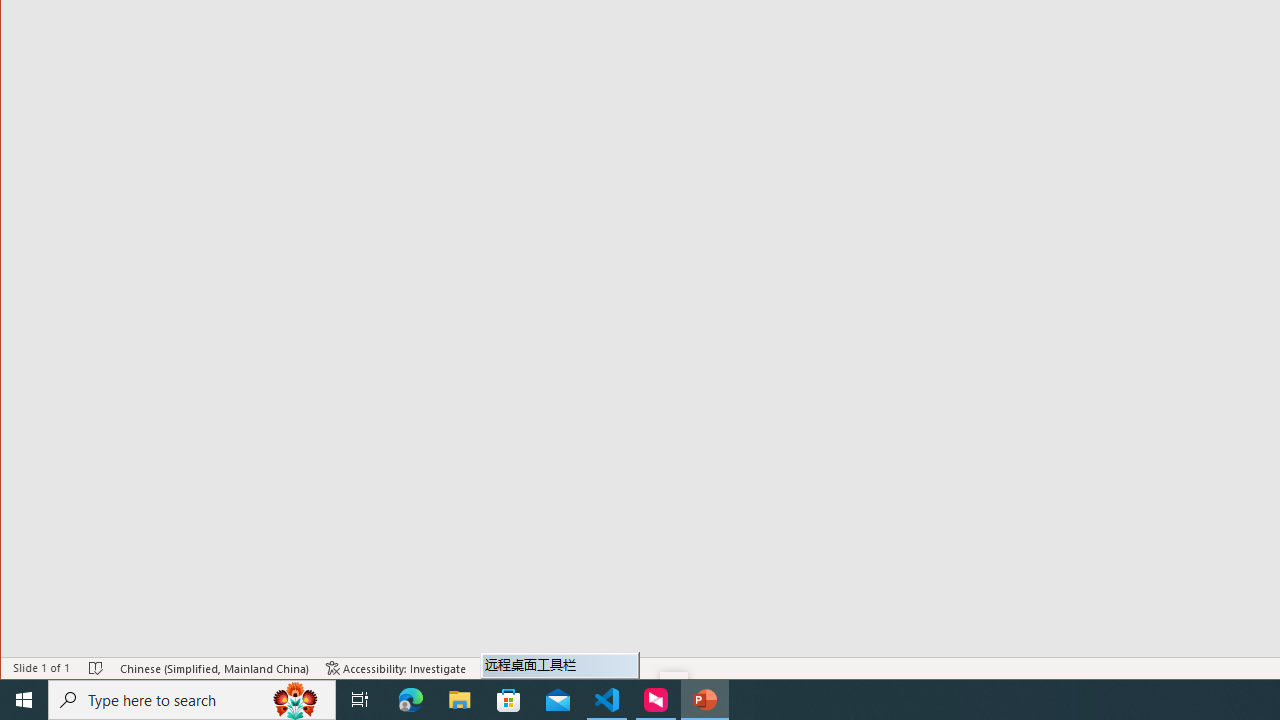 This screenshot has height=720, width=1280. Describe the element at coordinates (192, 698) in the screenshot. I see `'Type here to search'` at that location.